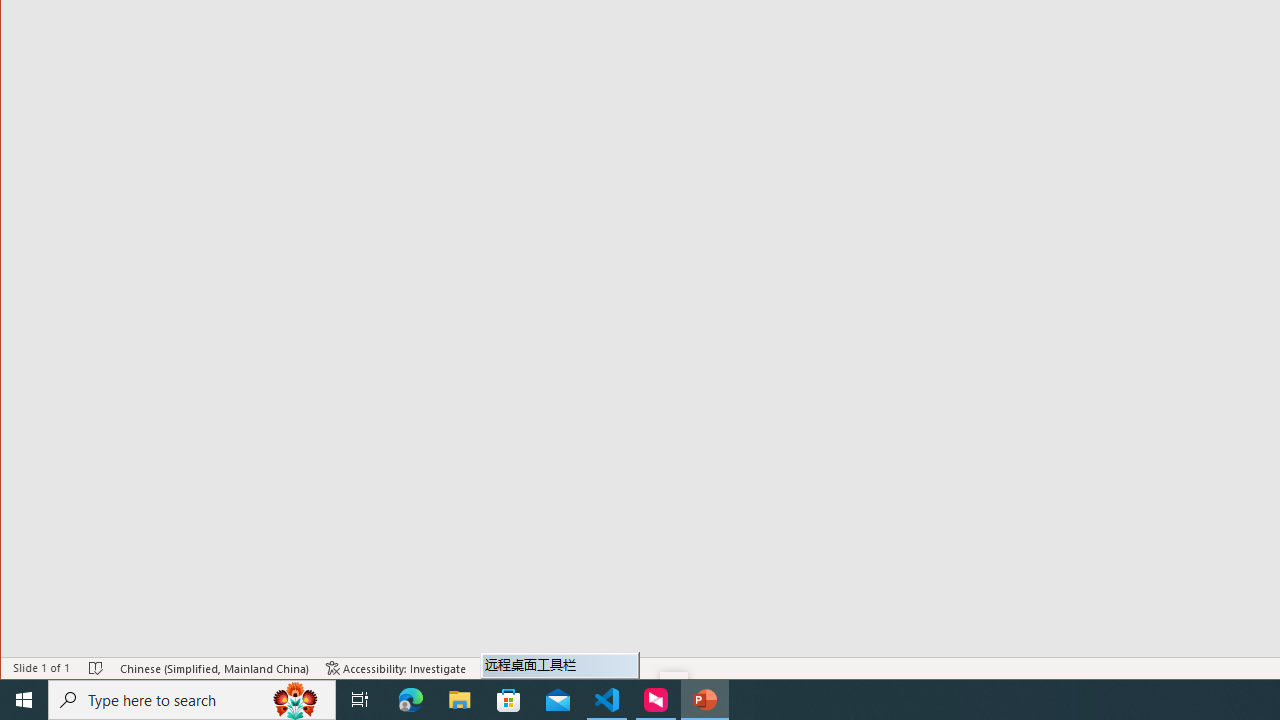 This screenshot has height=720, width=1280. Describe the element at coordinates (192, 698) in the screenshot. I see `'Type here to search'` at that location.